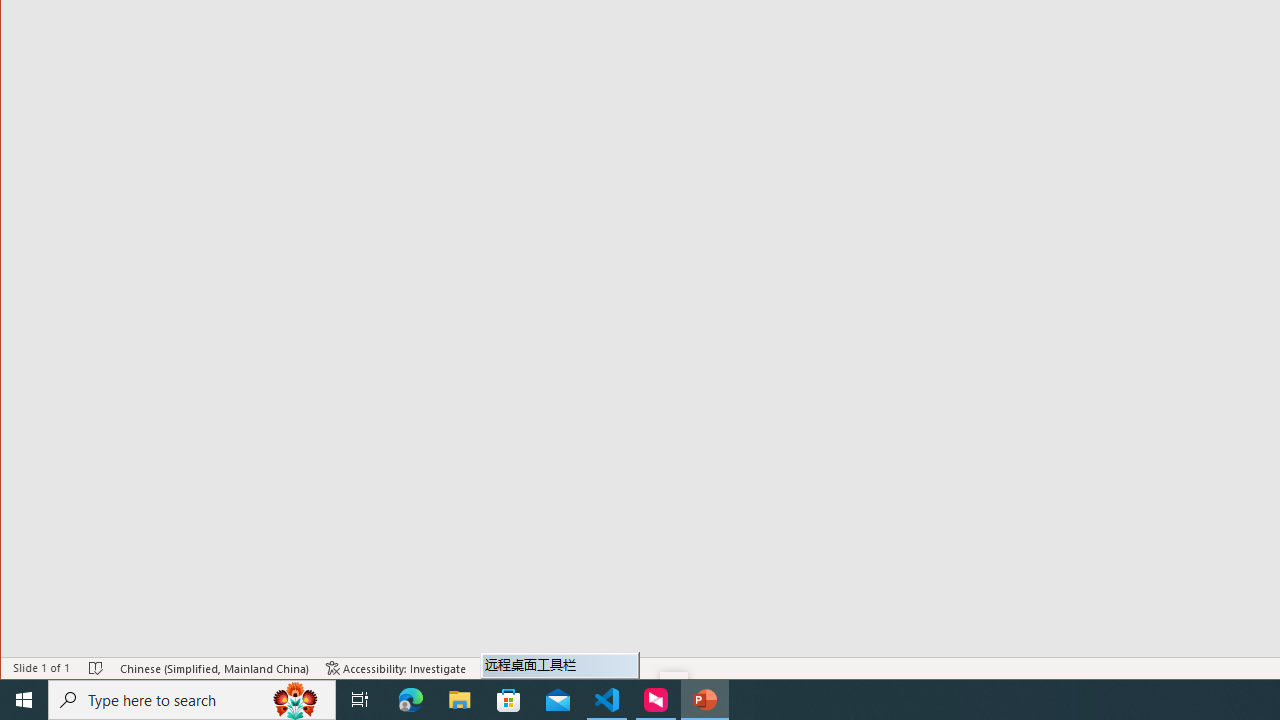 This screenshot has height=720, width=1280. Describe the element at coordinates (192, 698) in the screenshot. I see `'Type here to search'` at that location.